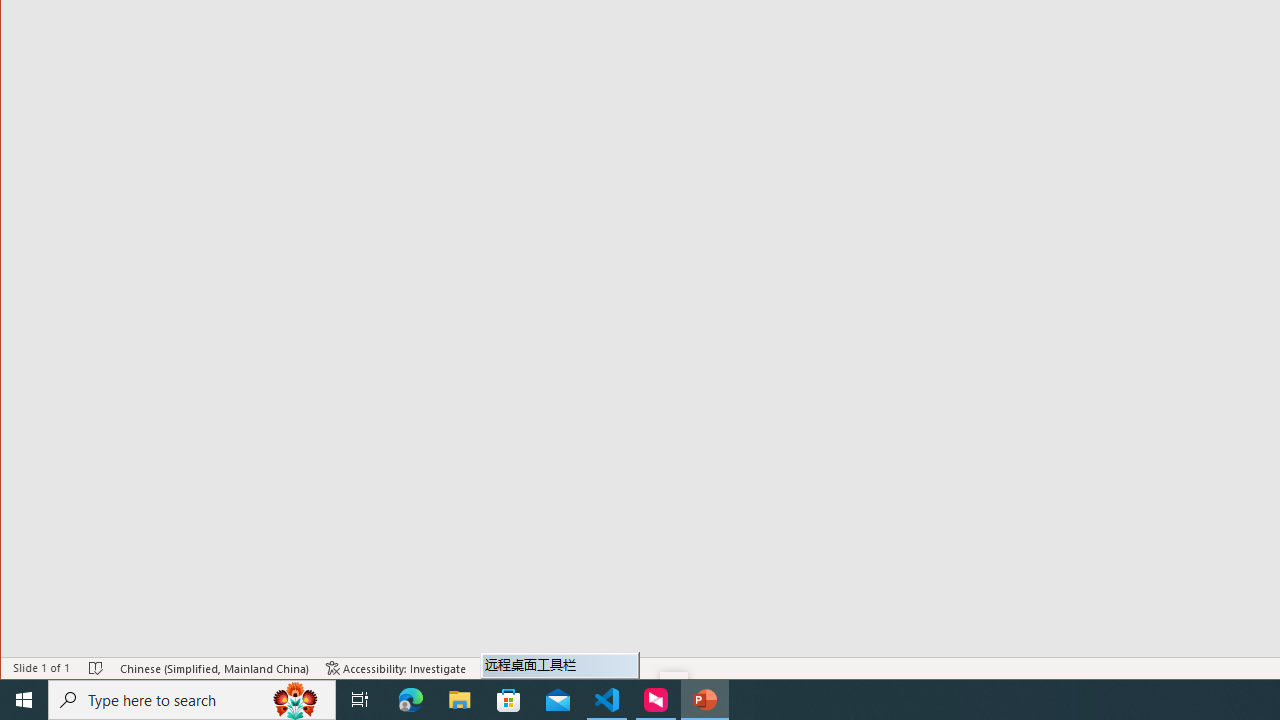 This screenshot has height=720, width=1280. Describe the element at coordinates (192, 698) in the screenshot. I see `'Type here to search'` at that location.